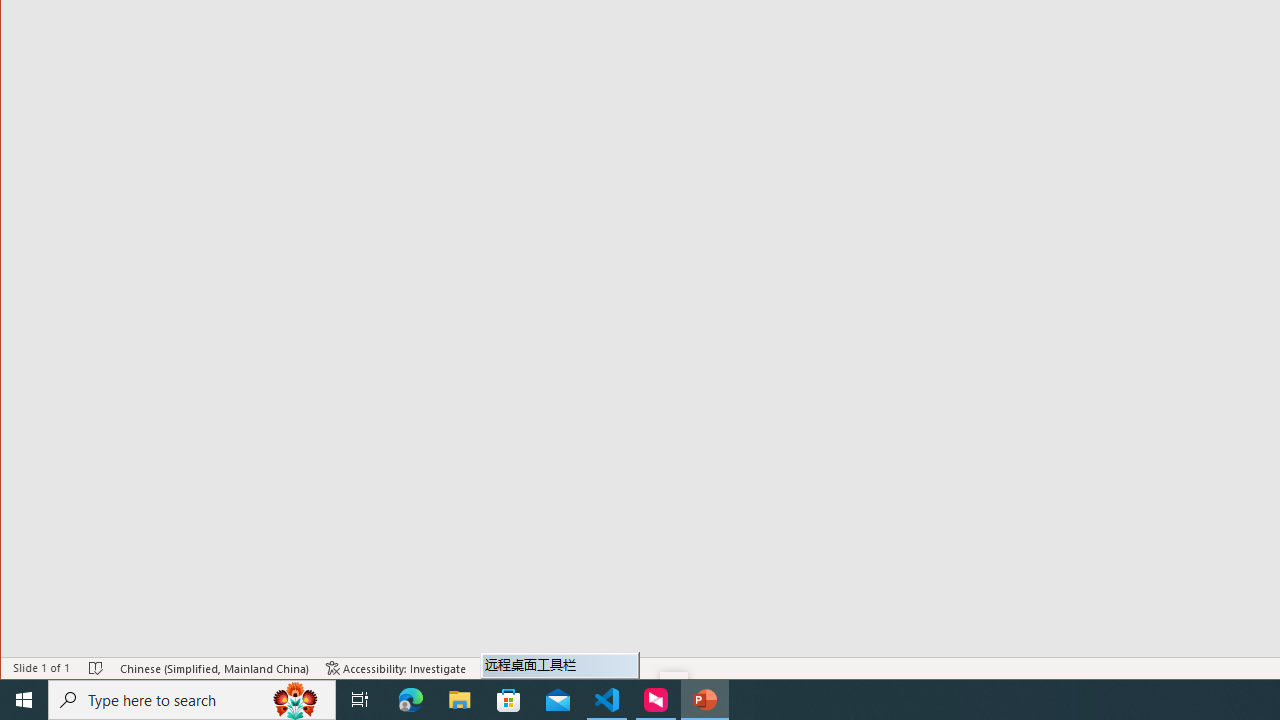 This screenshot has height=720, width=1280. Describe the element at coordinates (192, 698) in the screenshot. I see `'Type here to search'` at that location.